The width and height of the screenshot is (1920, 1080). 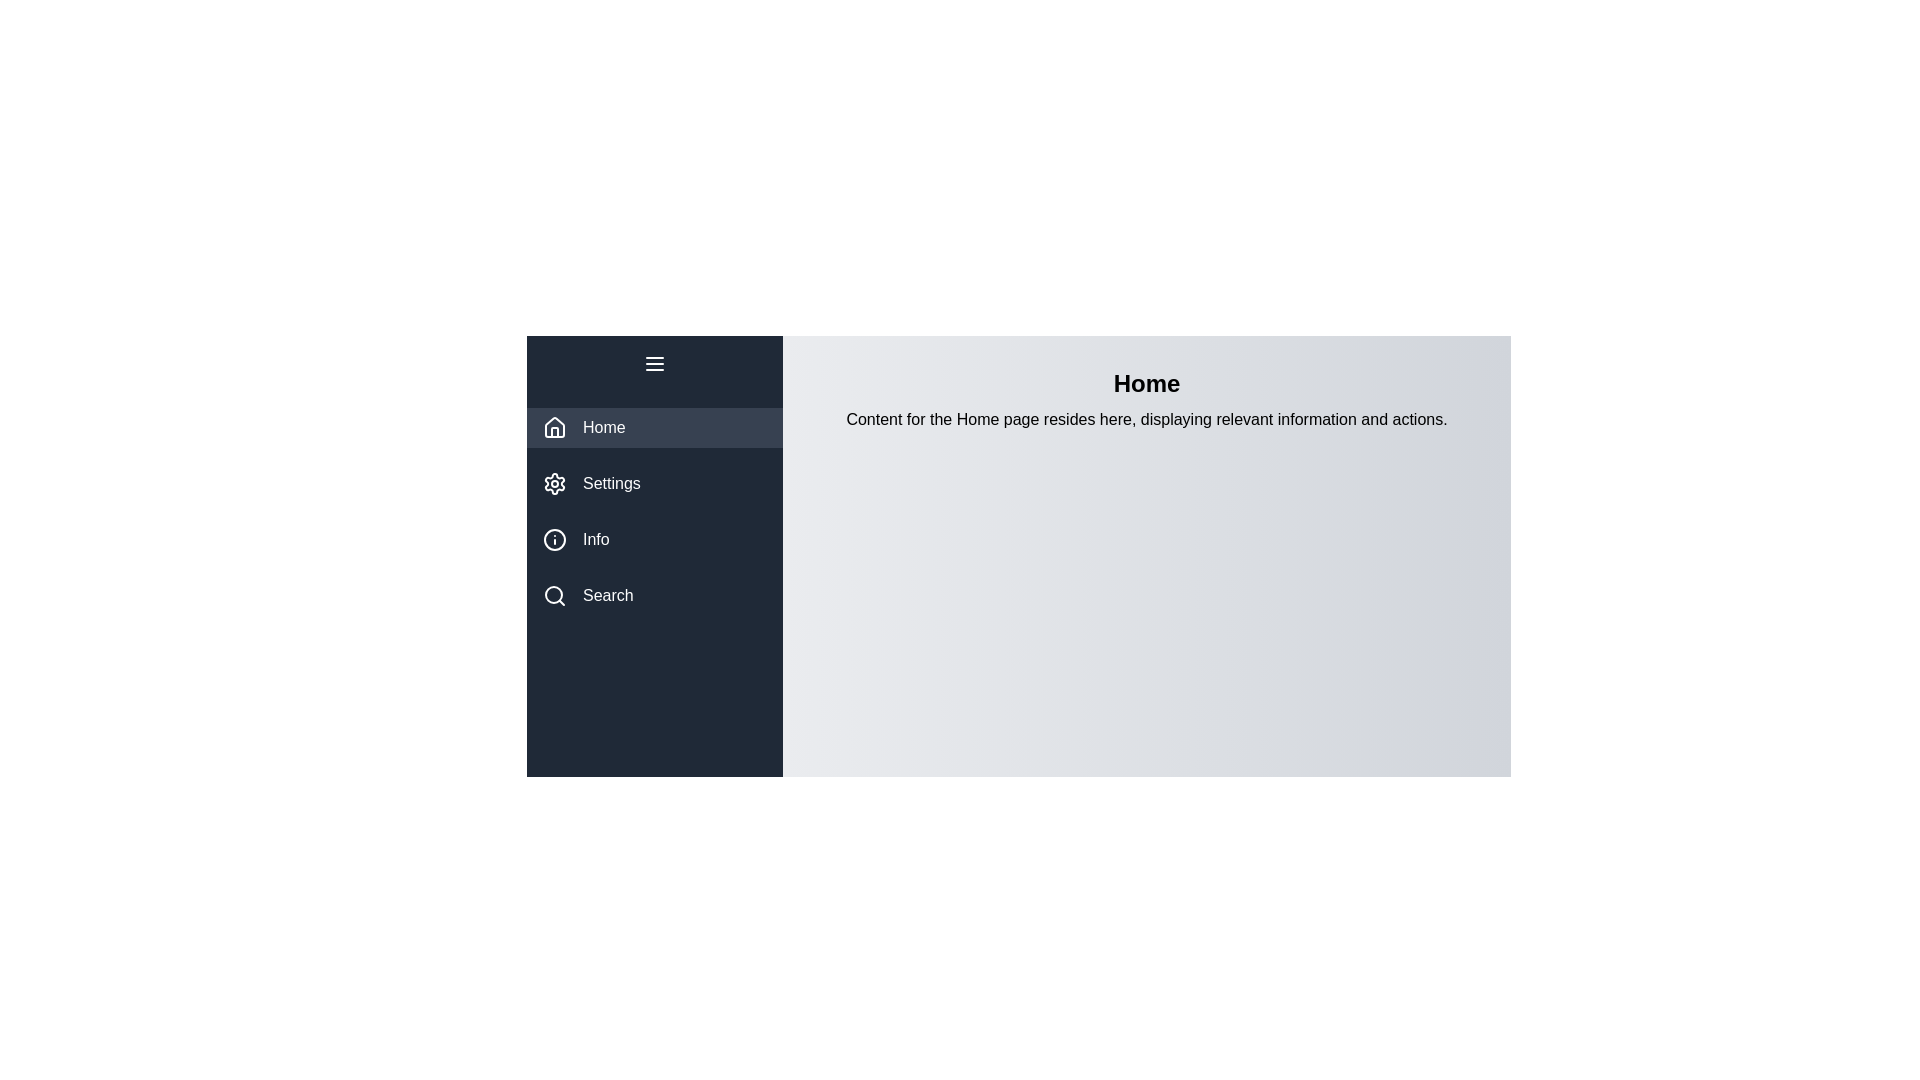 I want to click on the menu item Search to observe the hover effect, so click(x=654, y=595).